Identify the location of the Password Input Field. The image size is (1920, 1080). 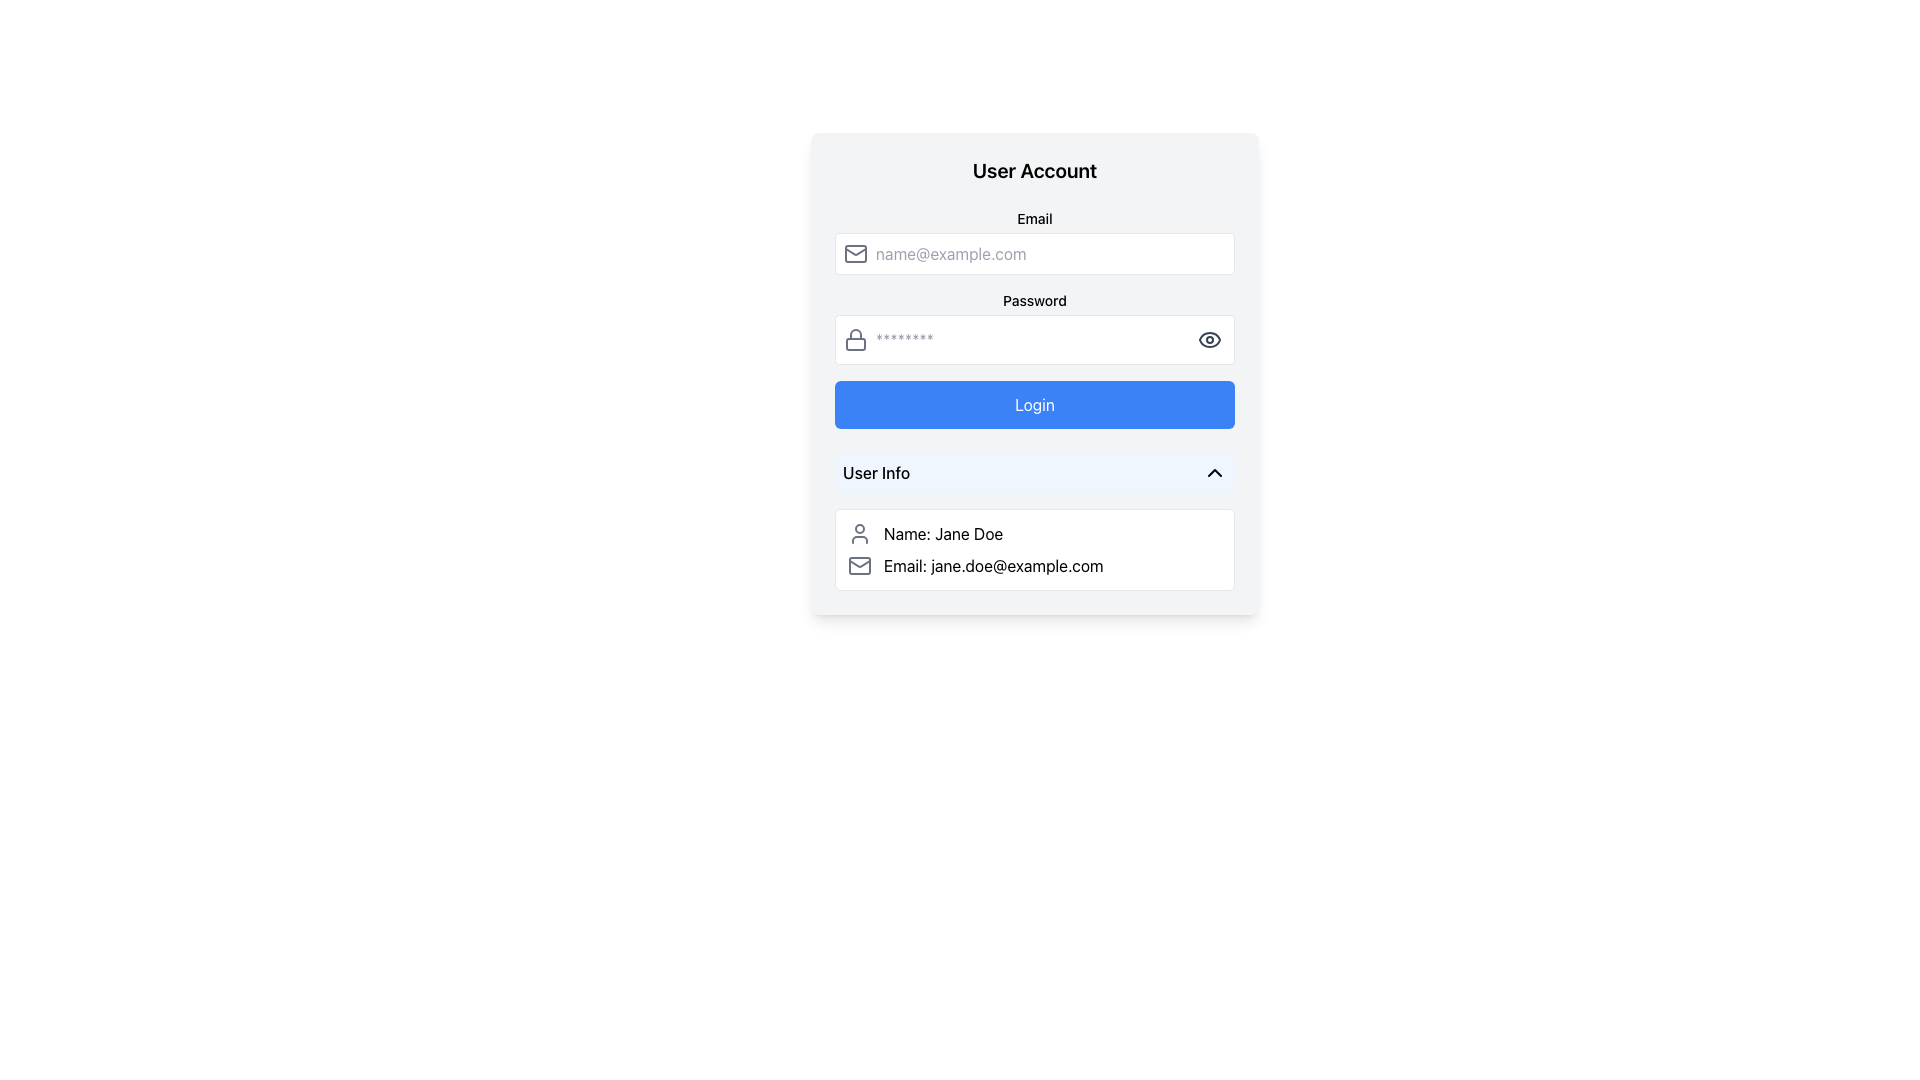
(1035, 338).